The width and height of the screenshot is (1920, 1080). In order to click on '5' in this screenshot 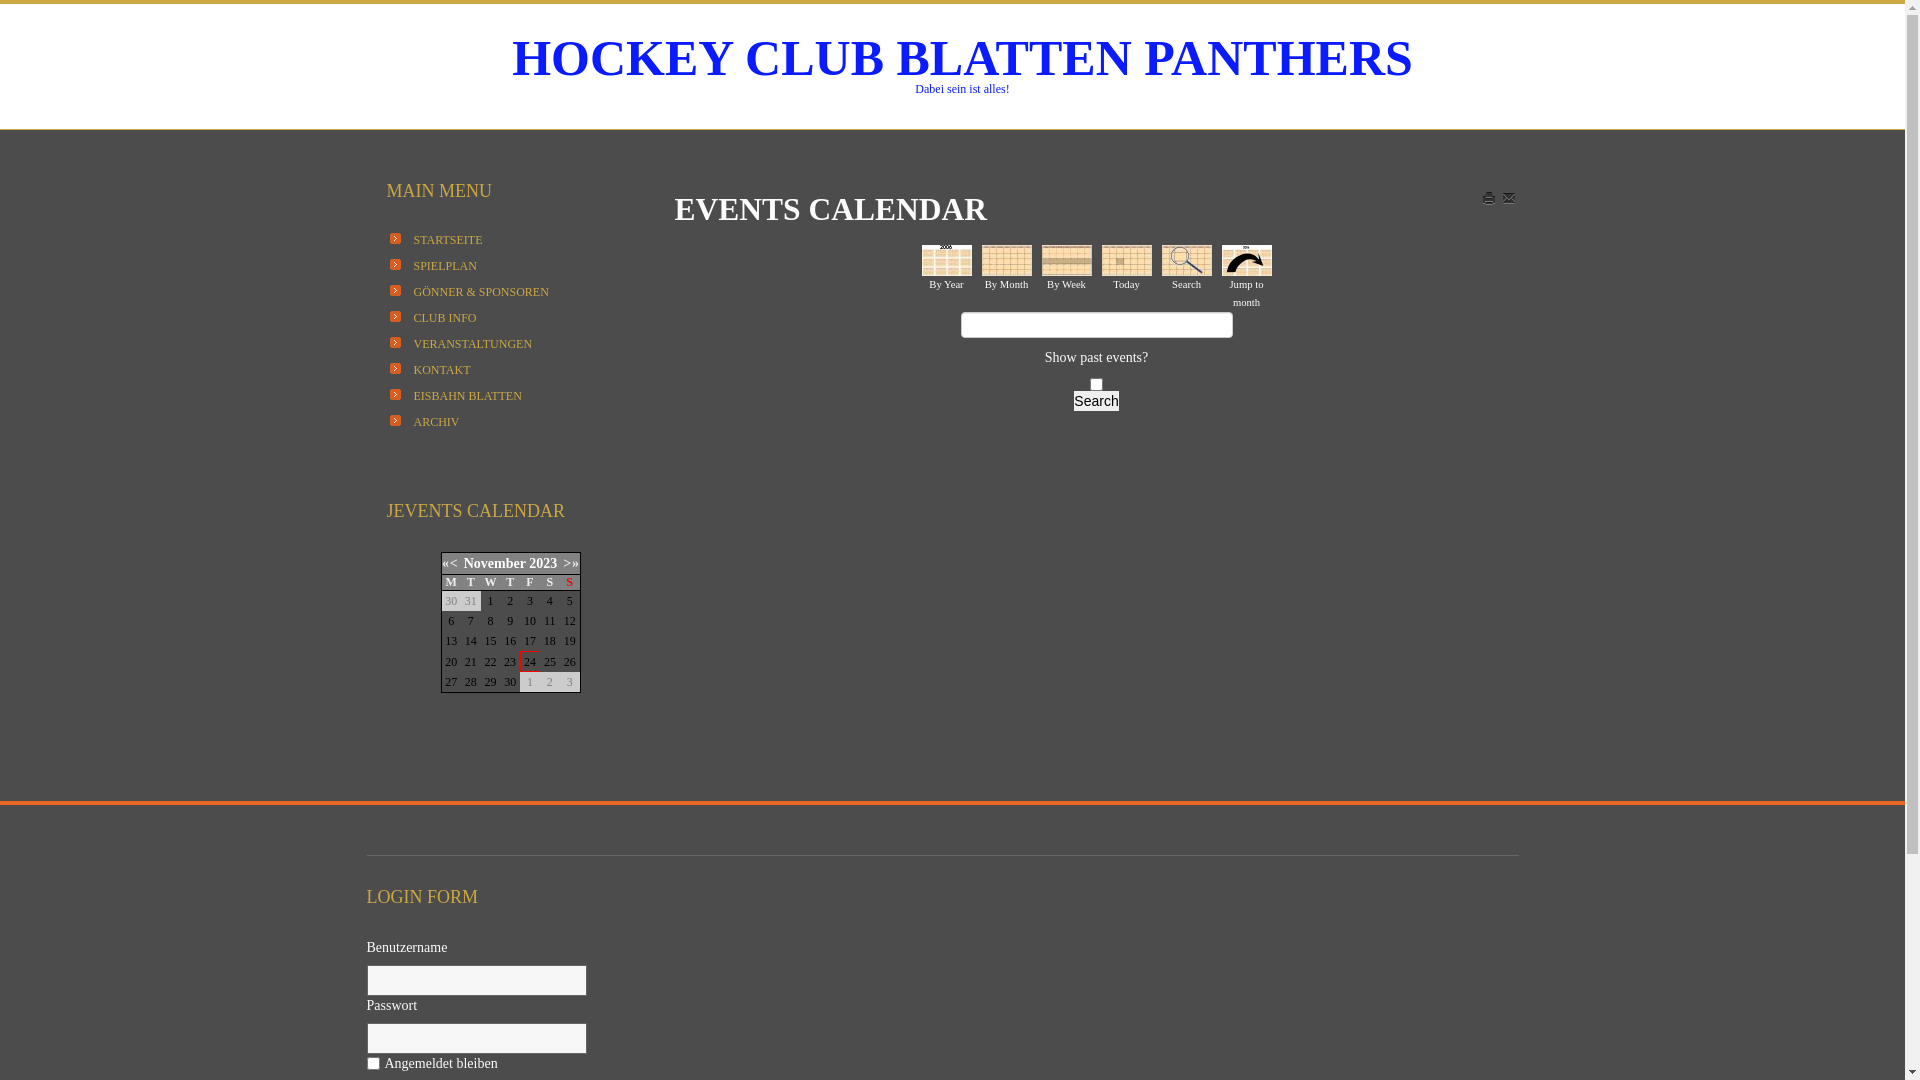, I will do `click(569, 600)`.